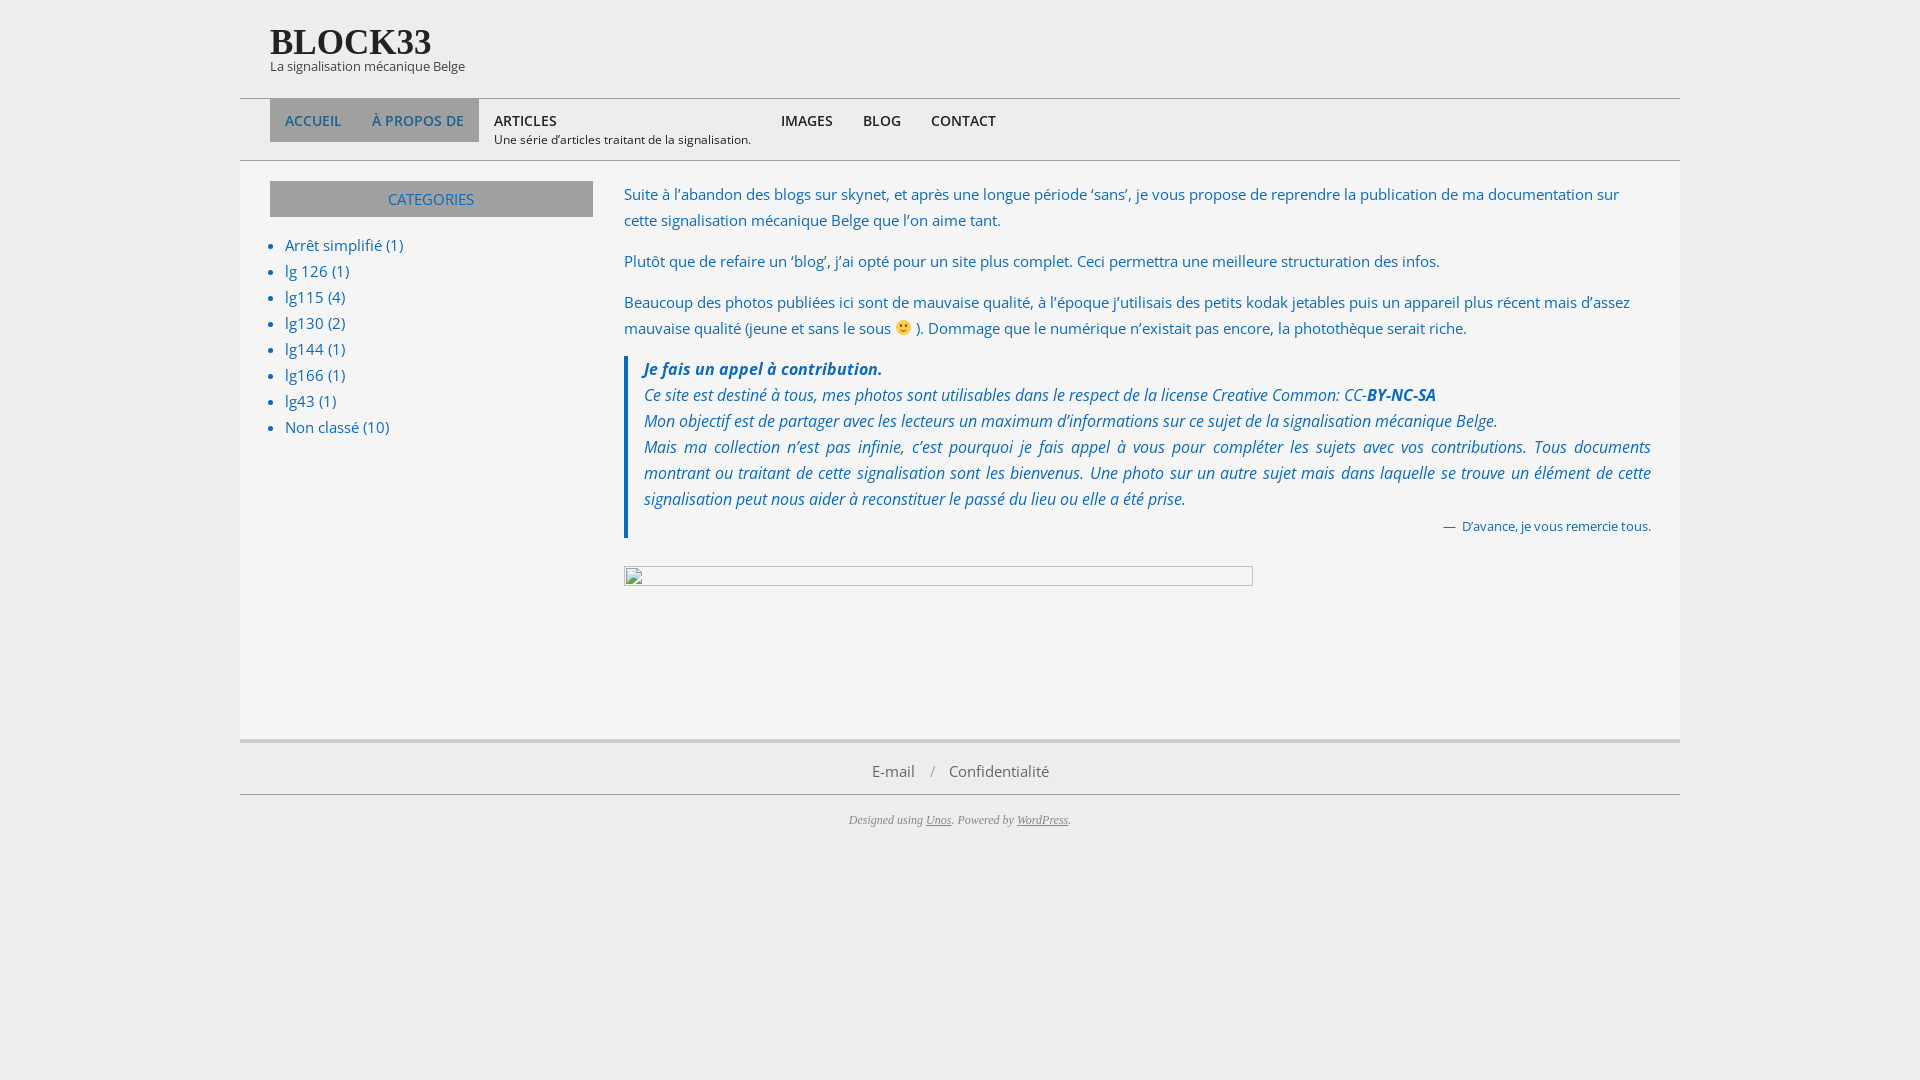 The width and height of the screenshot is (1920, 1080). Describe the element at coordinates (765, 120) in the screenshot. I see `'IMAGES'` at that location.